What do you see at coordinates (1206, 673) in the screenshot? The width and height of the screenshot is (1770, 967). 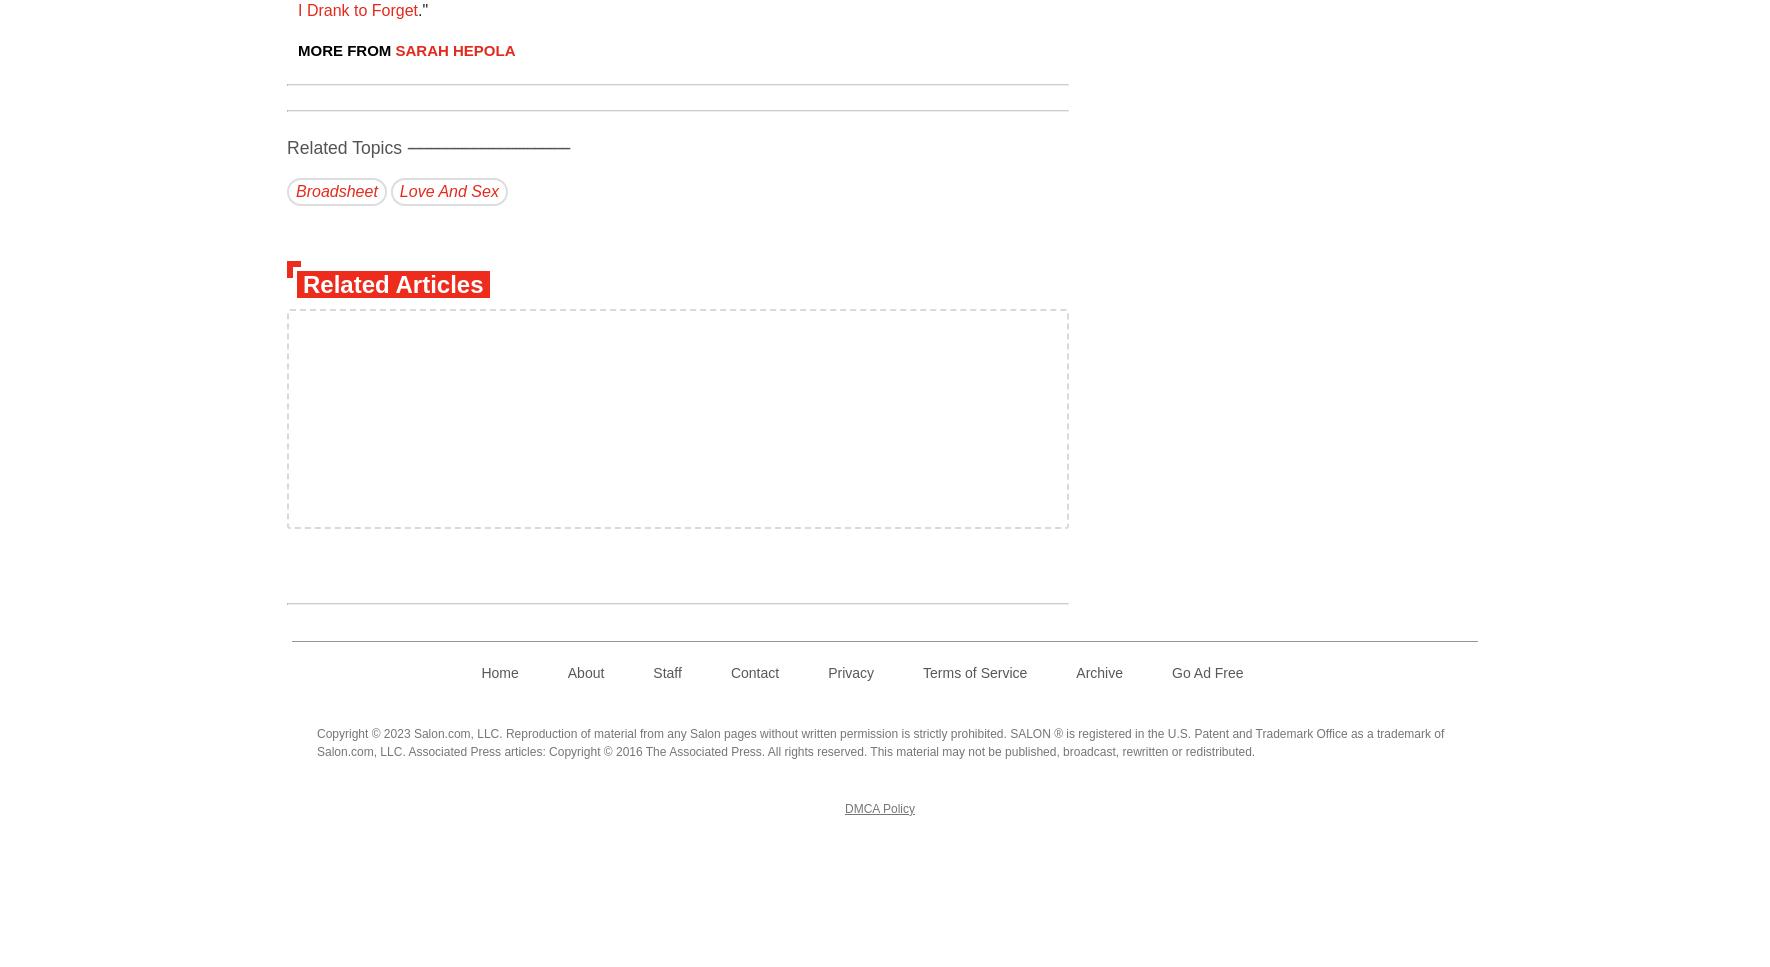 I see `'Go Ad Free'` at bounding box center [1206, 673].